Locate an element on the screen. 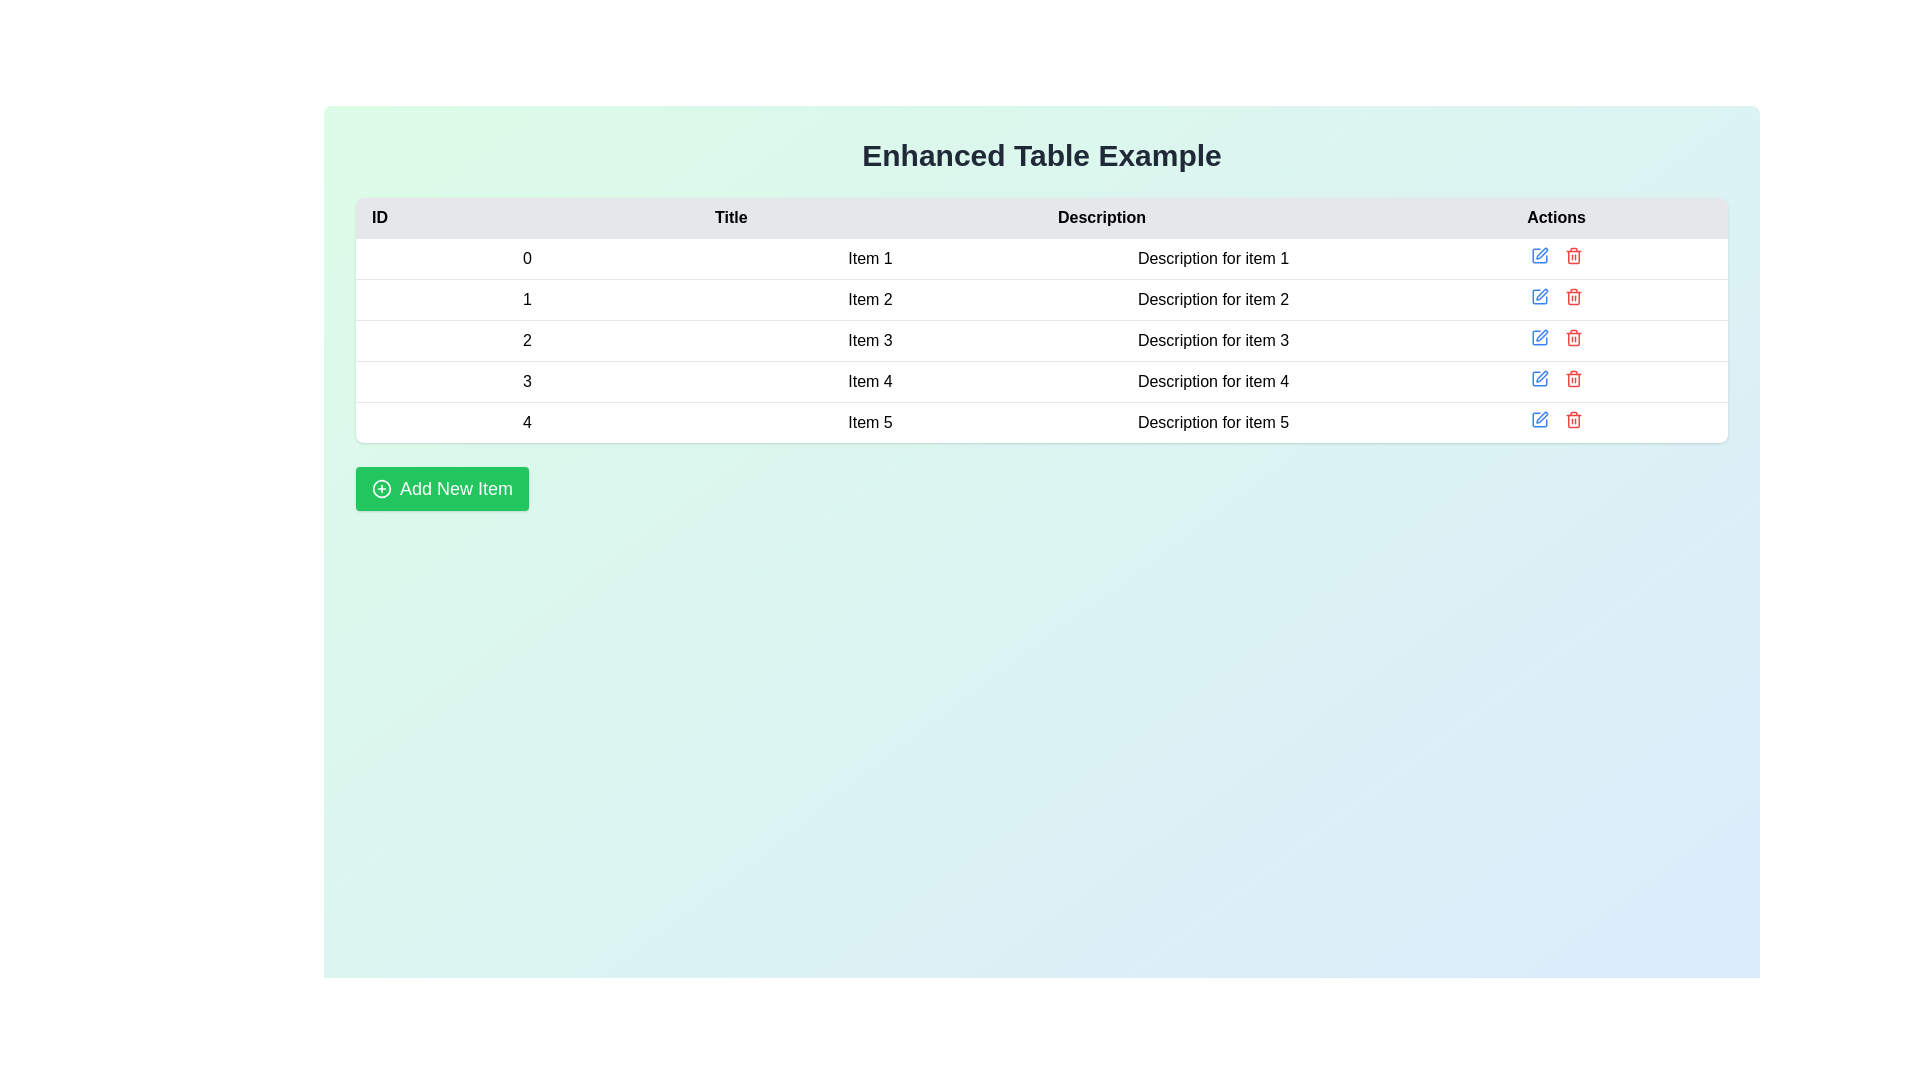  the text element reading 'Item 5' located in the 'Title' column of the table under the row corresponding to 'ID' 4 is located at coordinates (870, 421).